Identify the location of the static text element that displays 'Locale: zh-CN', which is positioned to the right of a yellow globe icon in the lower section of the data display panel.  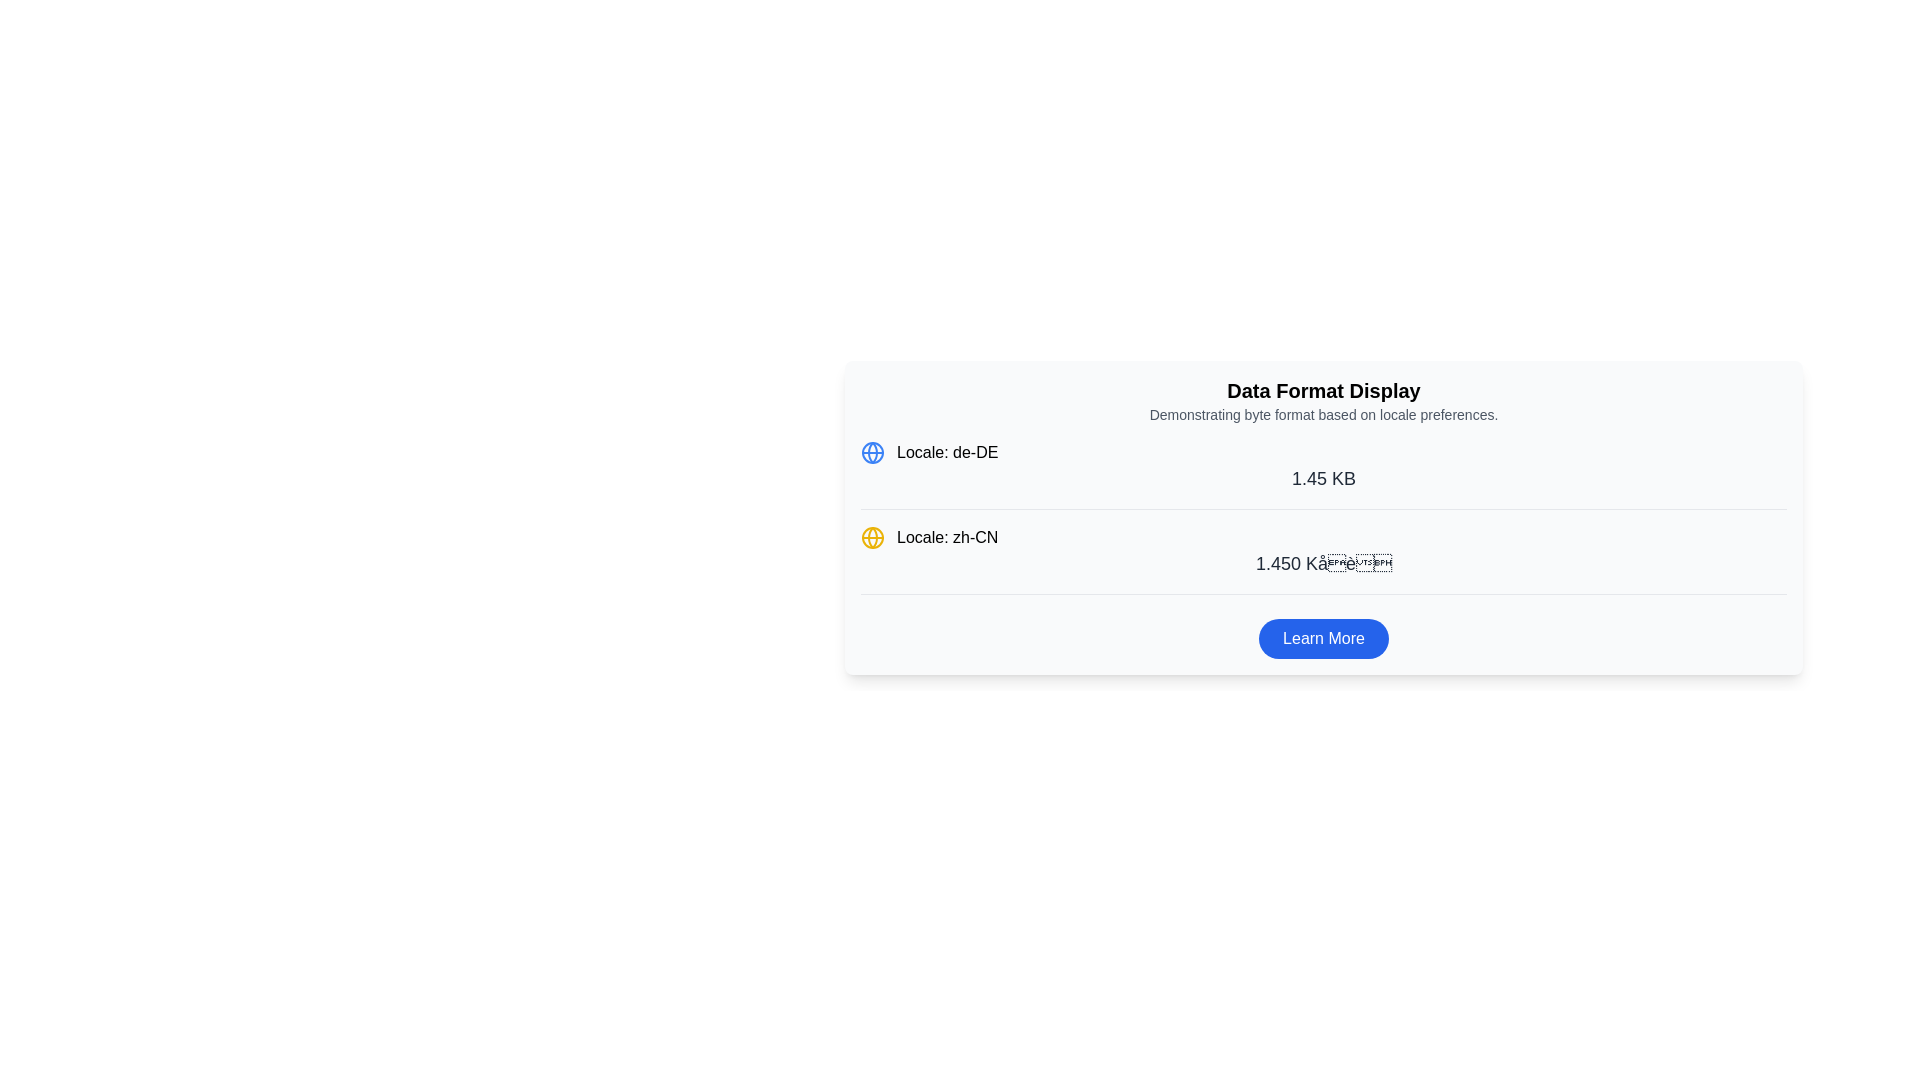
(946, 536).